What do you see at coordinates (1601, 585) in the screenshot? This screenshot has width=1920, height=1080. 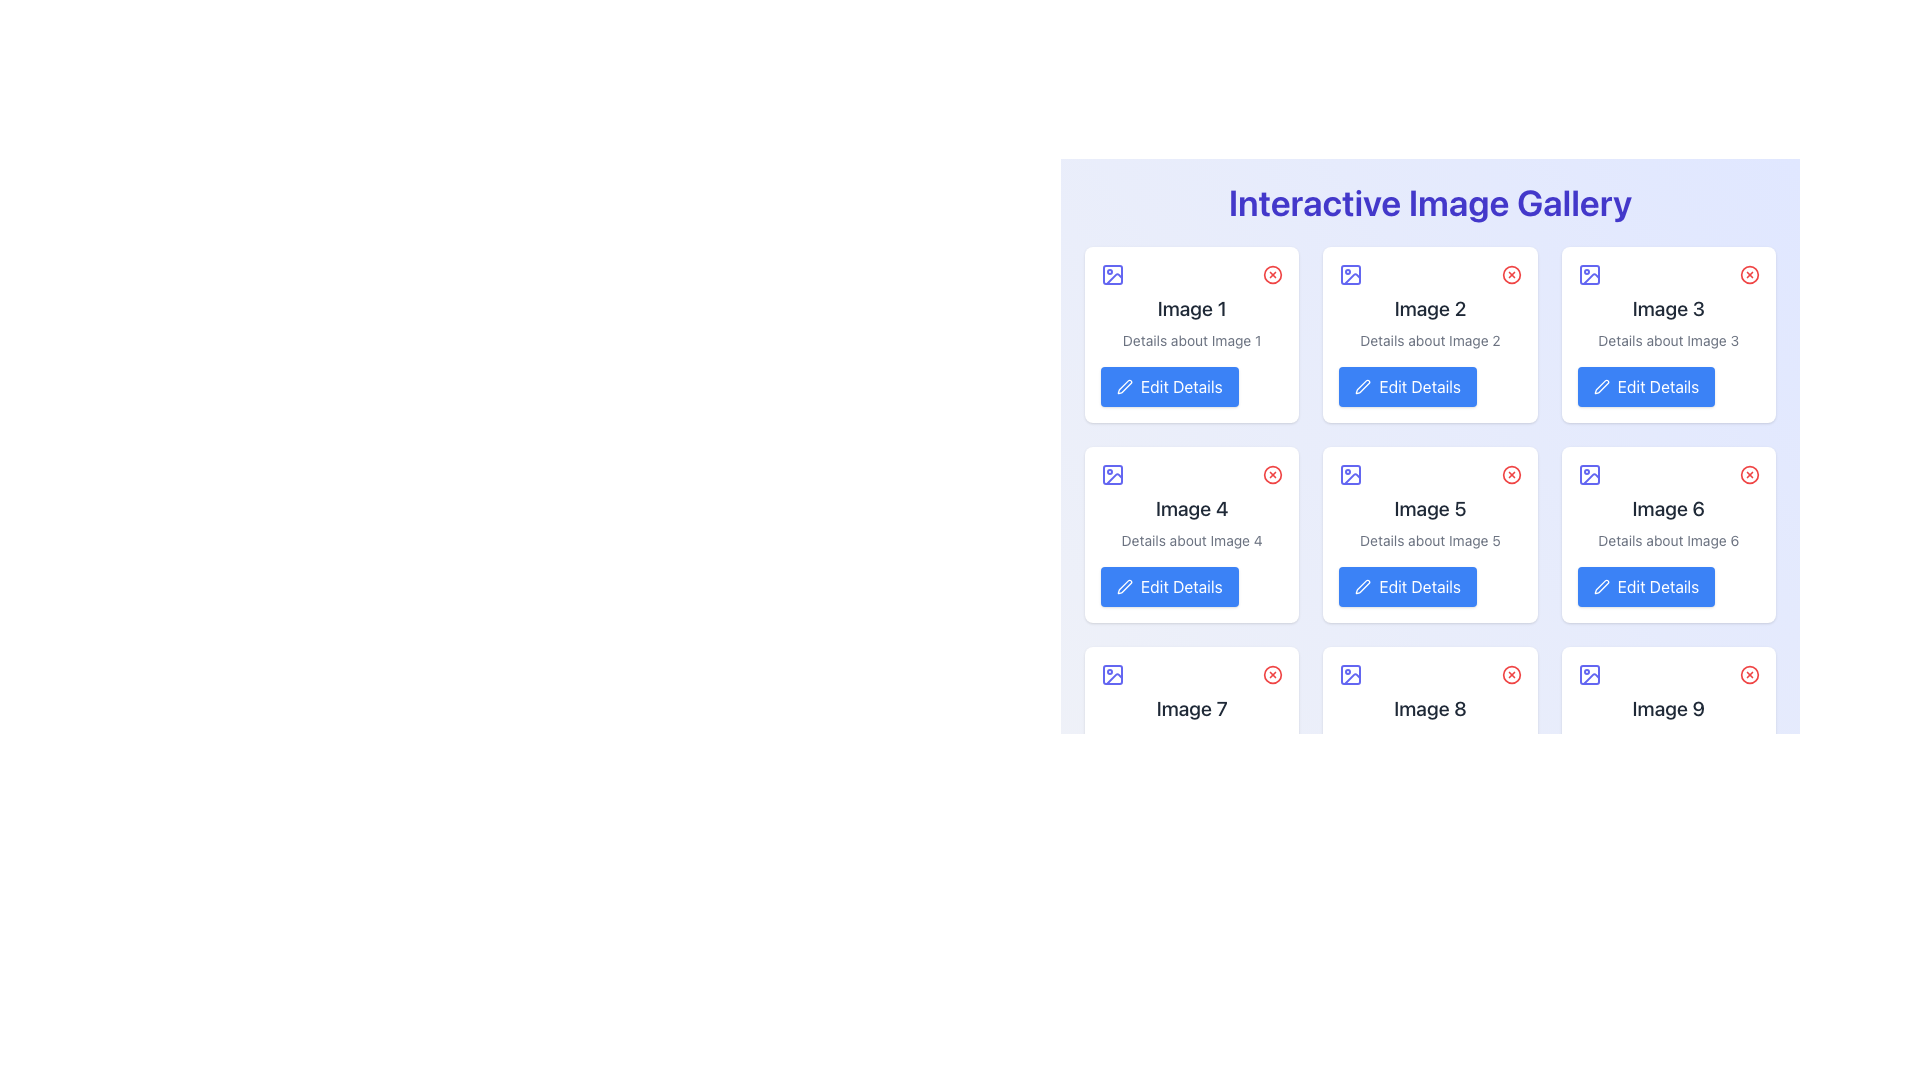 I see `the design and function of the graphic icon representing the action of editing, which is part of the blue 'Edit Details' button associated with 'Image 6' in the grid layout` at bounding box center [1601, 585].